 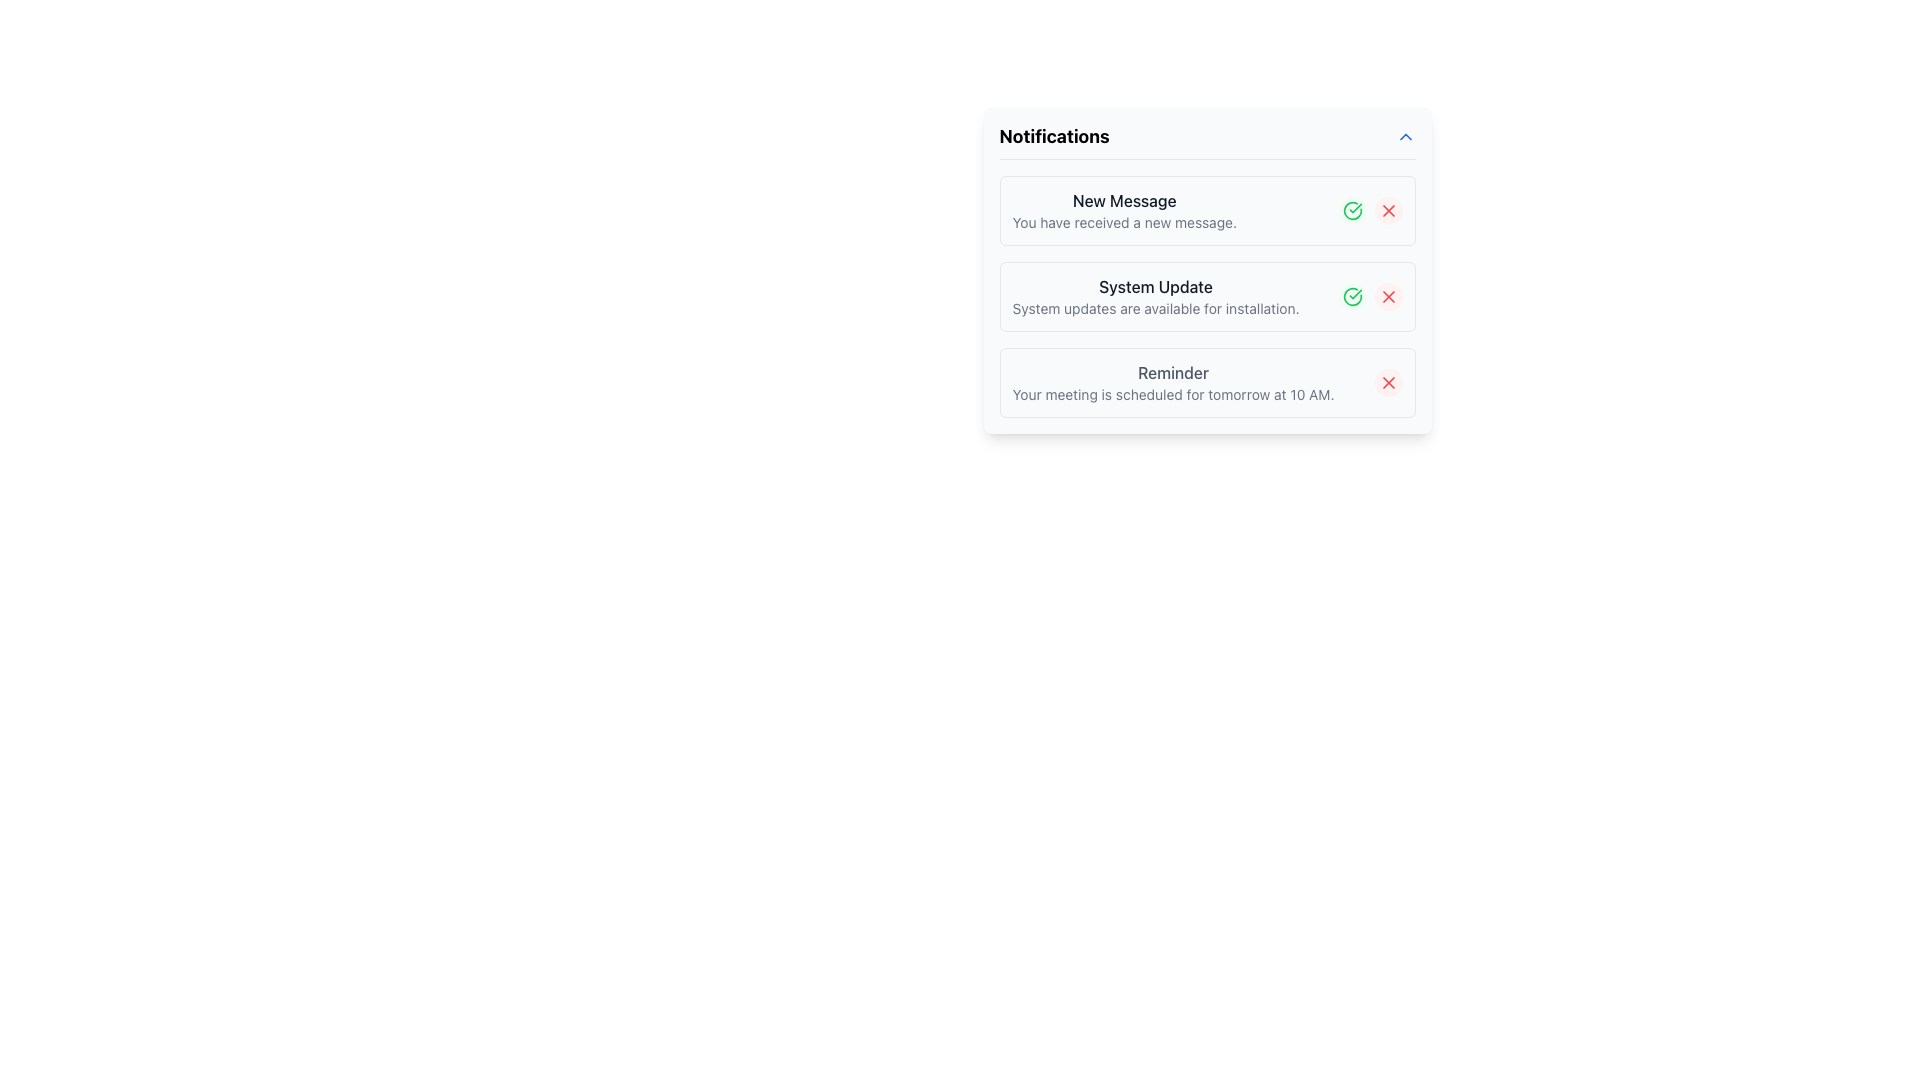 I want to click on the 'System Update' text label, which is styled in dark-gray on a light background and positioned above the text 'System updates are available for installation' in the second notification card, so click(x=1156, y=286).